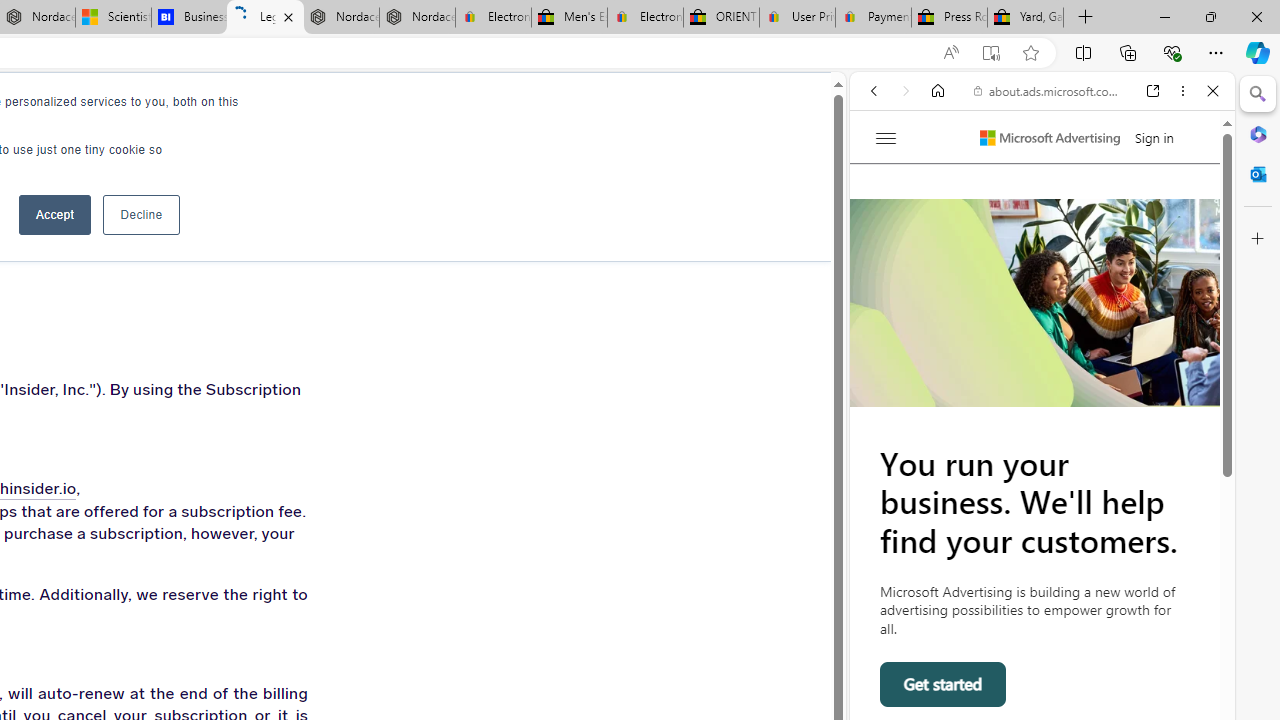 The image size is (1280, 720). What do you see at coordinates (1045, 91) in the screenshot?
I see `'about.ads.microsoft.com'` at bounding box center [1045, 91].